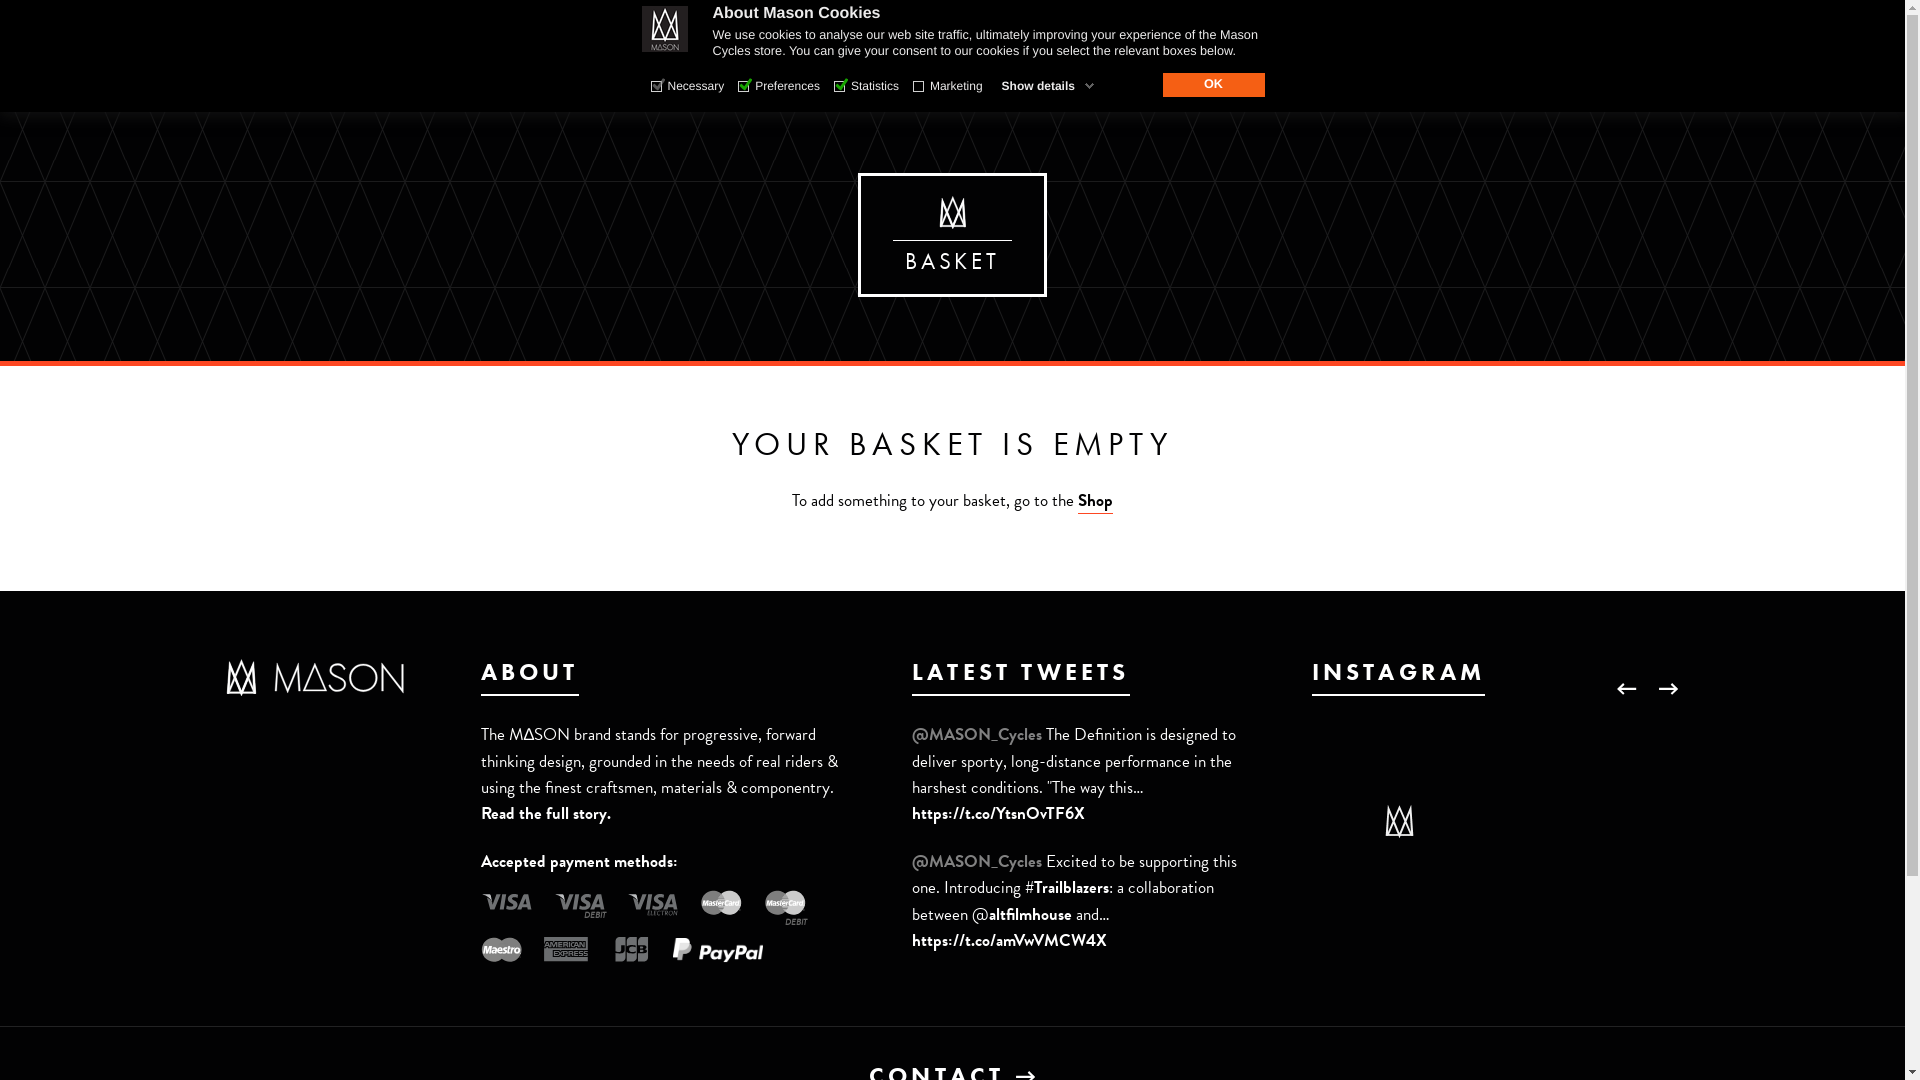 The height and width of the screenshot is (1080, 1920). Describe the element at coordinates (979, 860) in the screenshot. I see `'@MASON_Cycles'` at that location.